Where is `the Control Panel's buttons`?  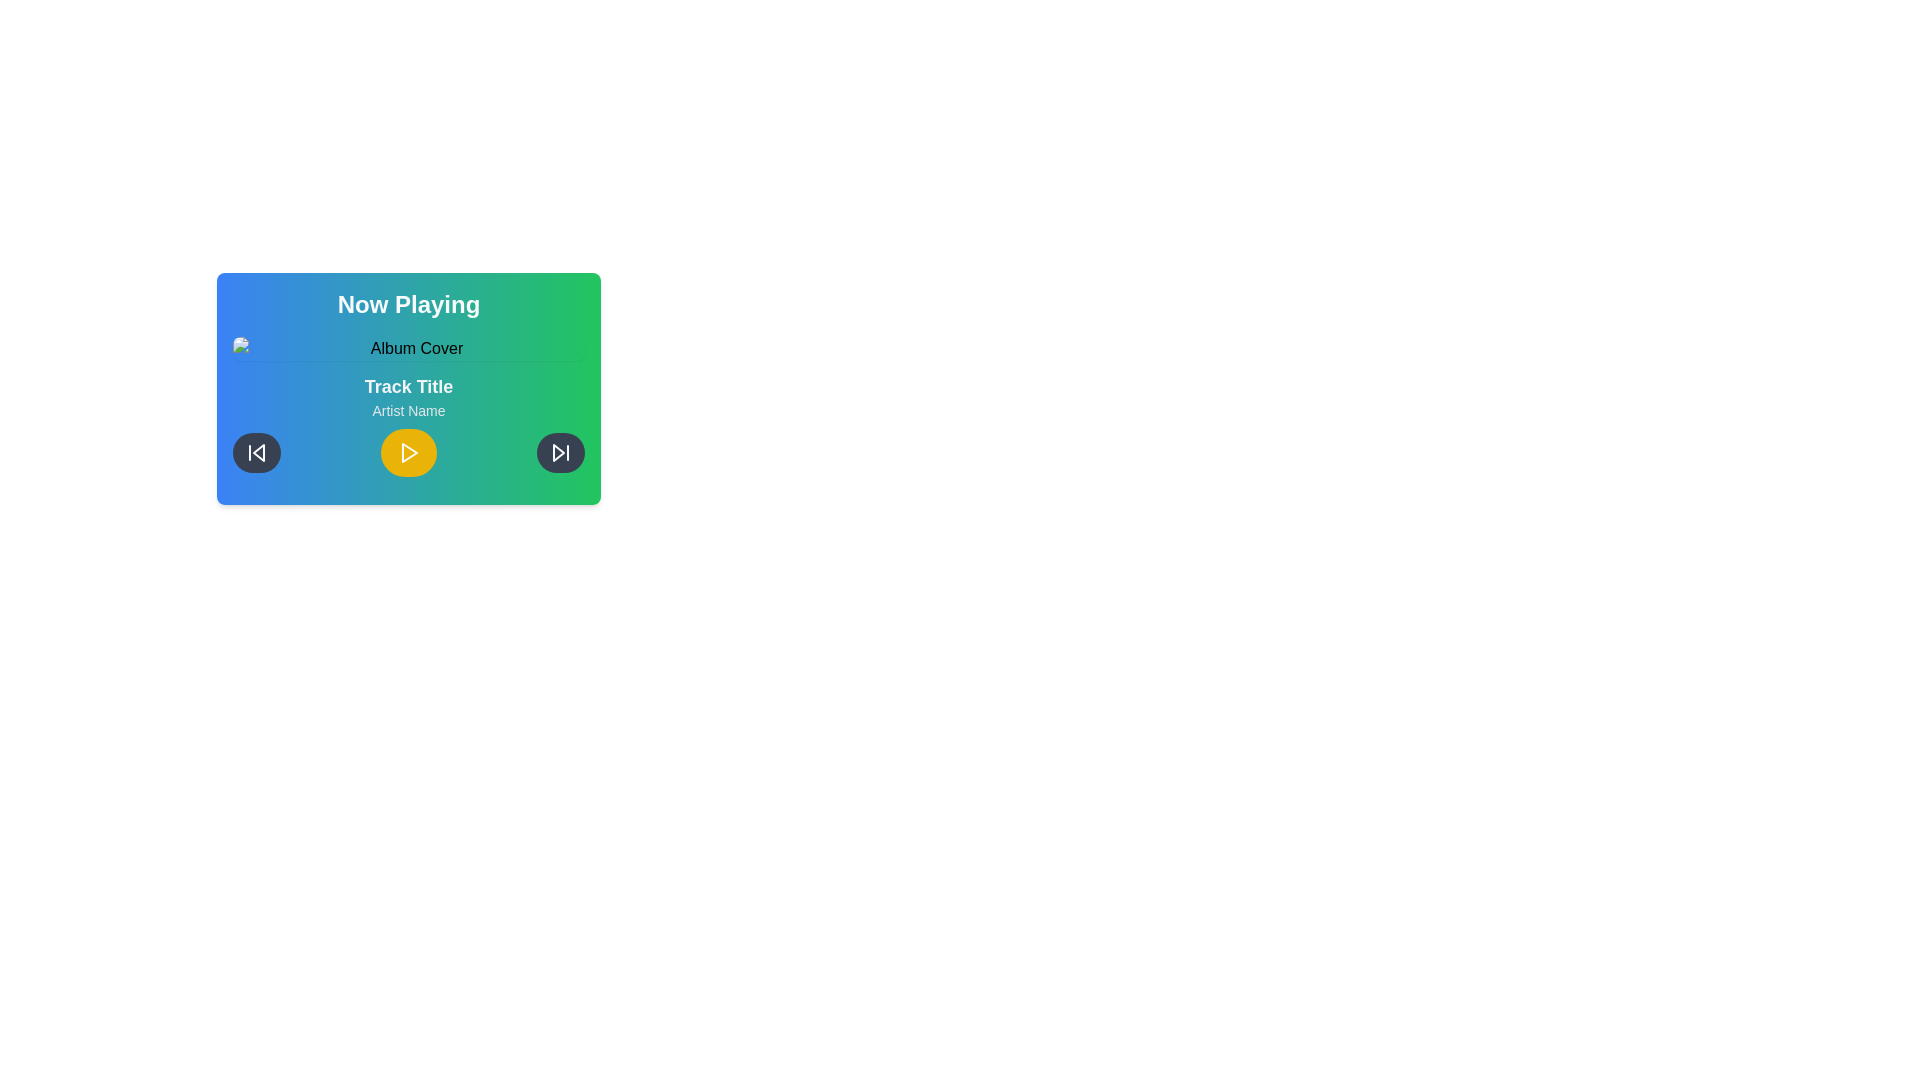 the Control Panel's buttons is located at coordinates (407, 452).